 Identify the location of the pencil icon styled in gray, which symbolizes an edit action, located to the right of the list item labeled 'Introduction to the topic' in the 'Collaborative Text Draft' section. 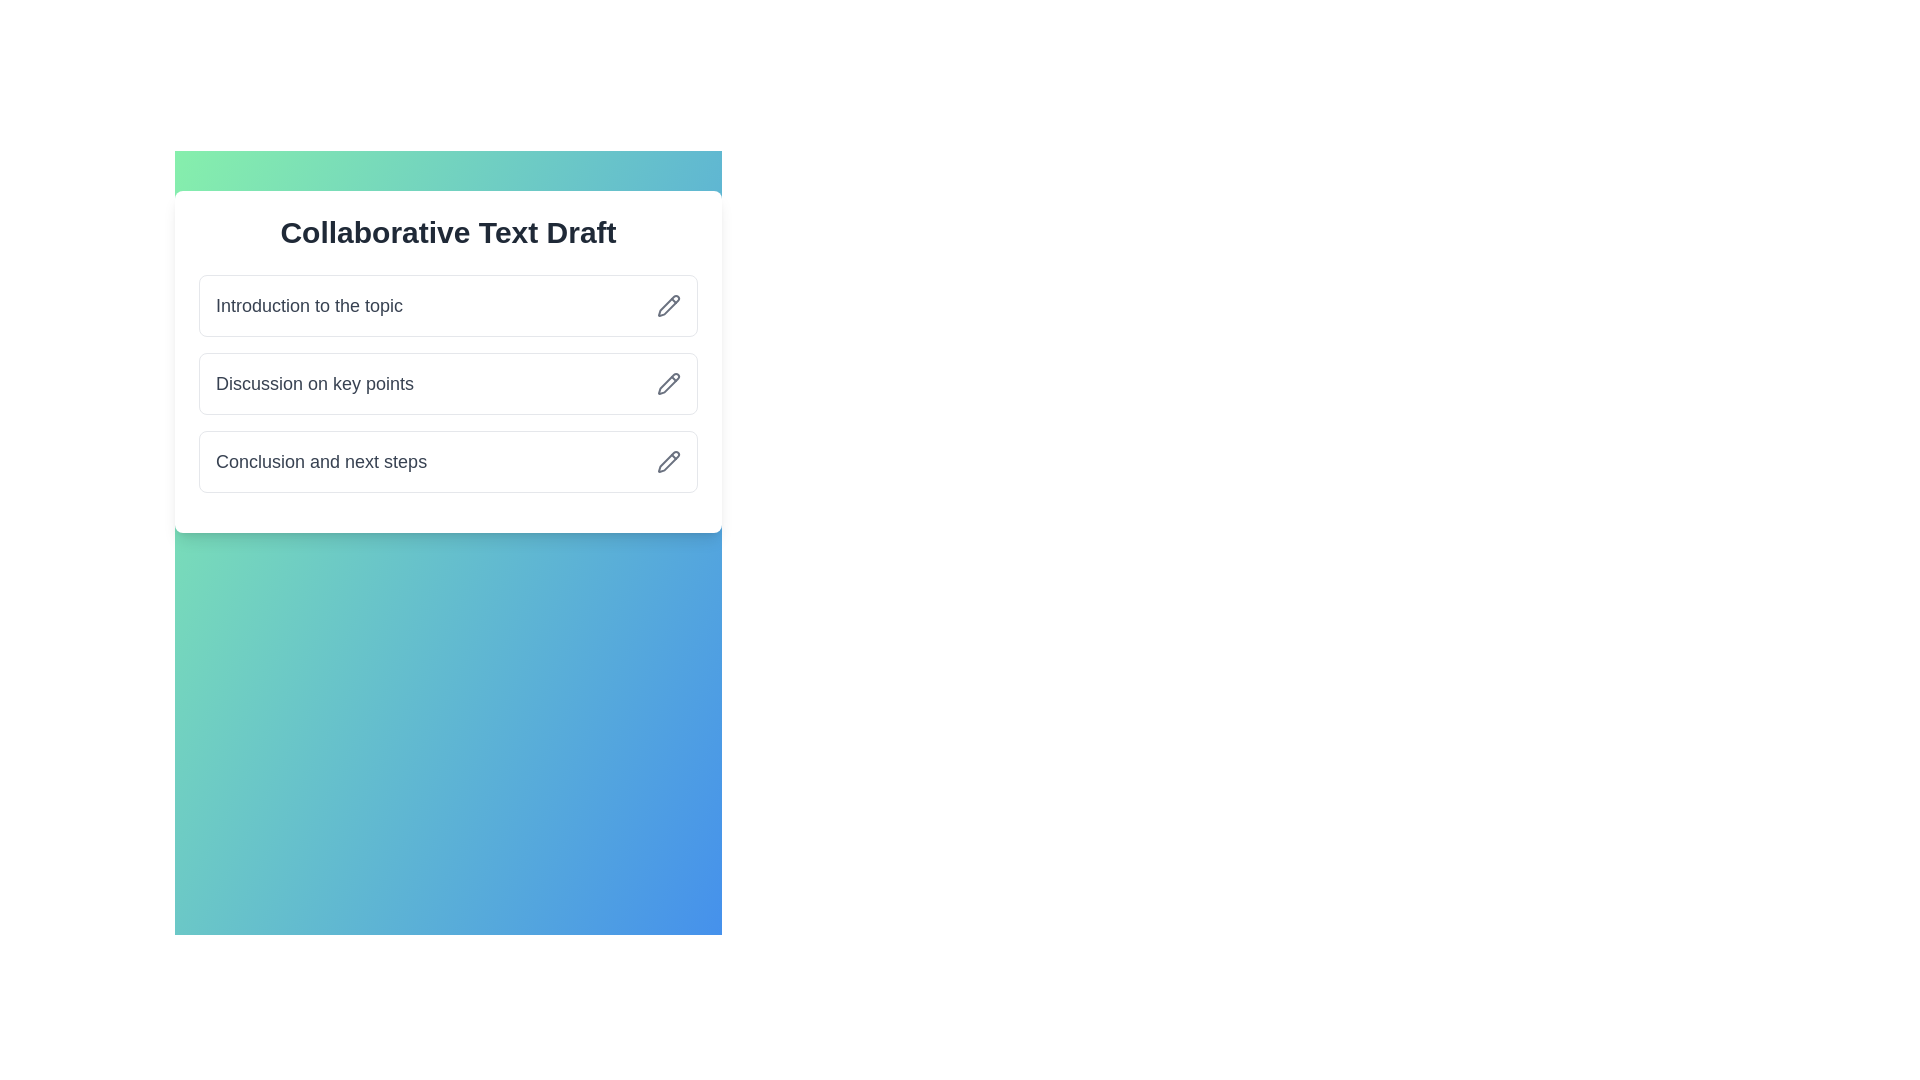
(668, 305).